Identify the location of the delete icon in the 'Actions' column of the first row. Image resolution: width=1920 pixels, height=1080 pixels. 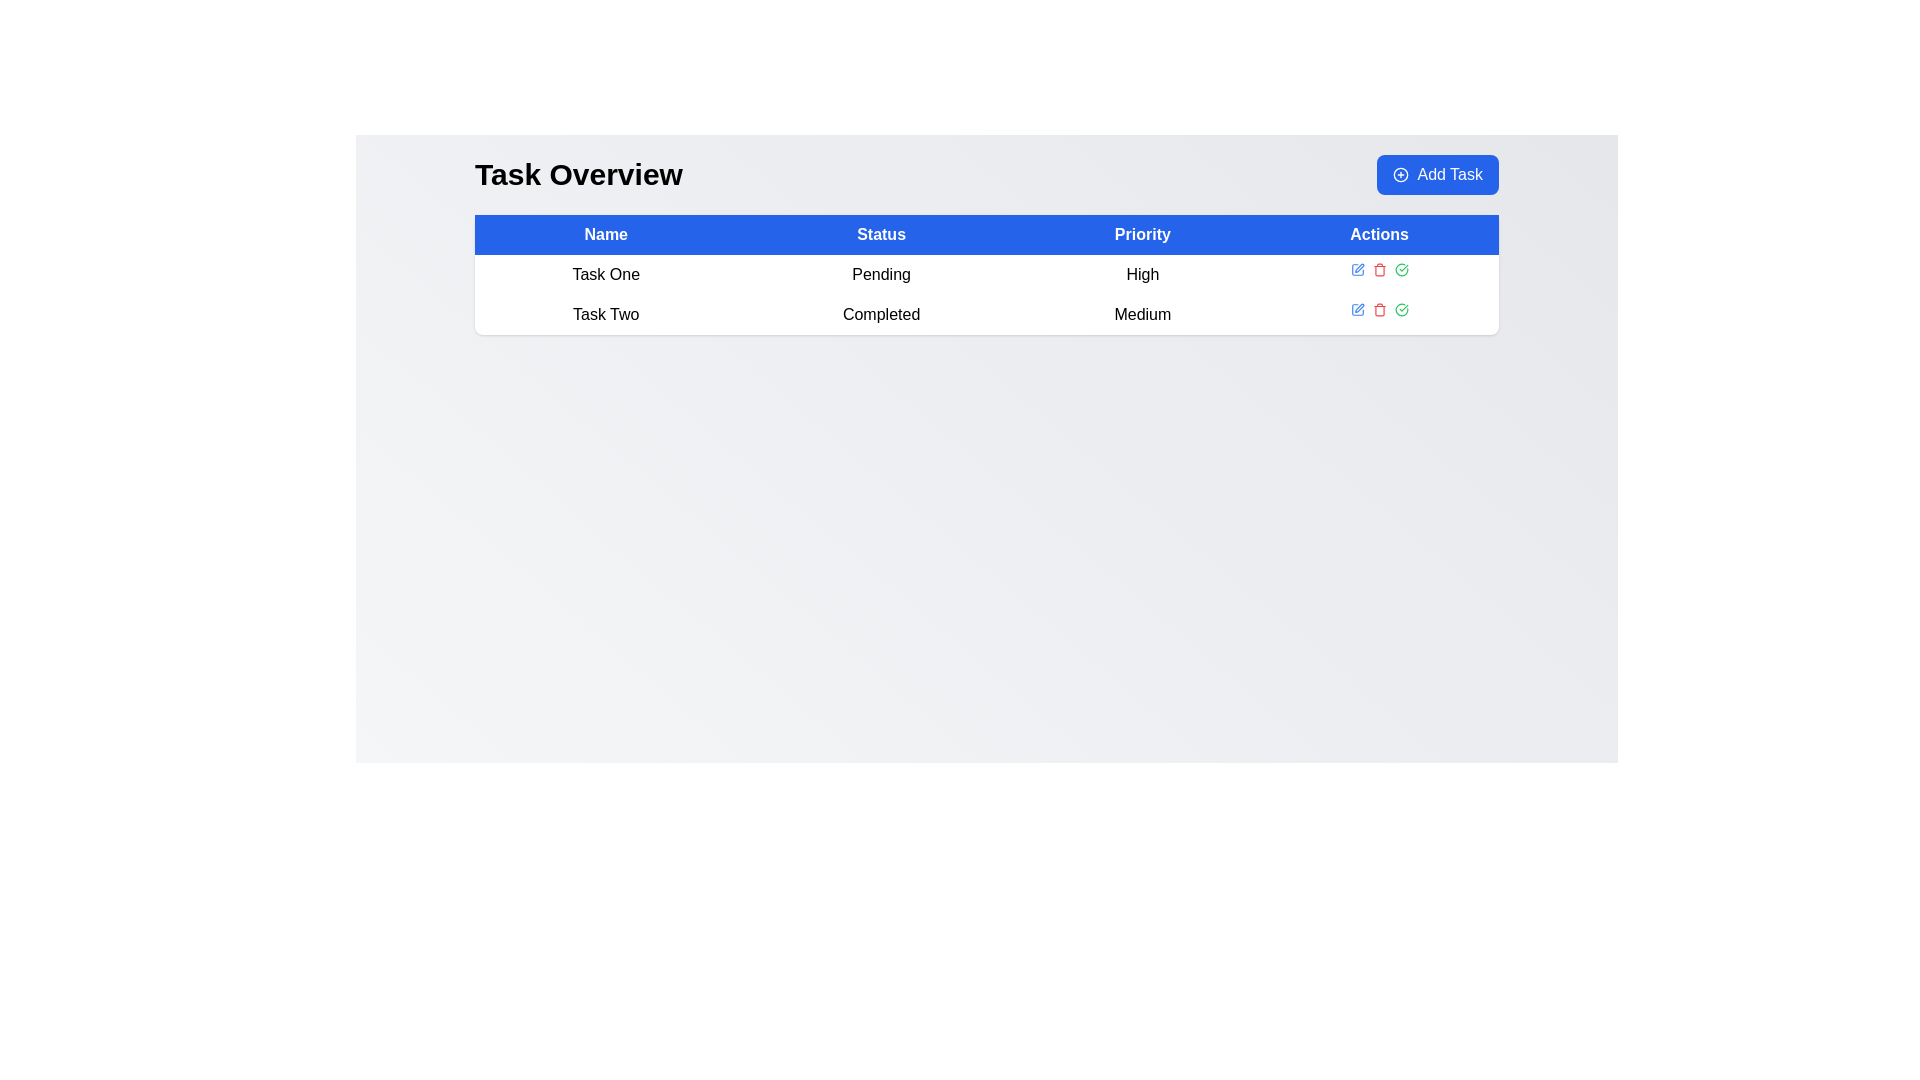
(1378, 270).